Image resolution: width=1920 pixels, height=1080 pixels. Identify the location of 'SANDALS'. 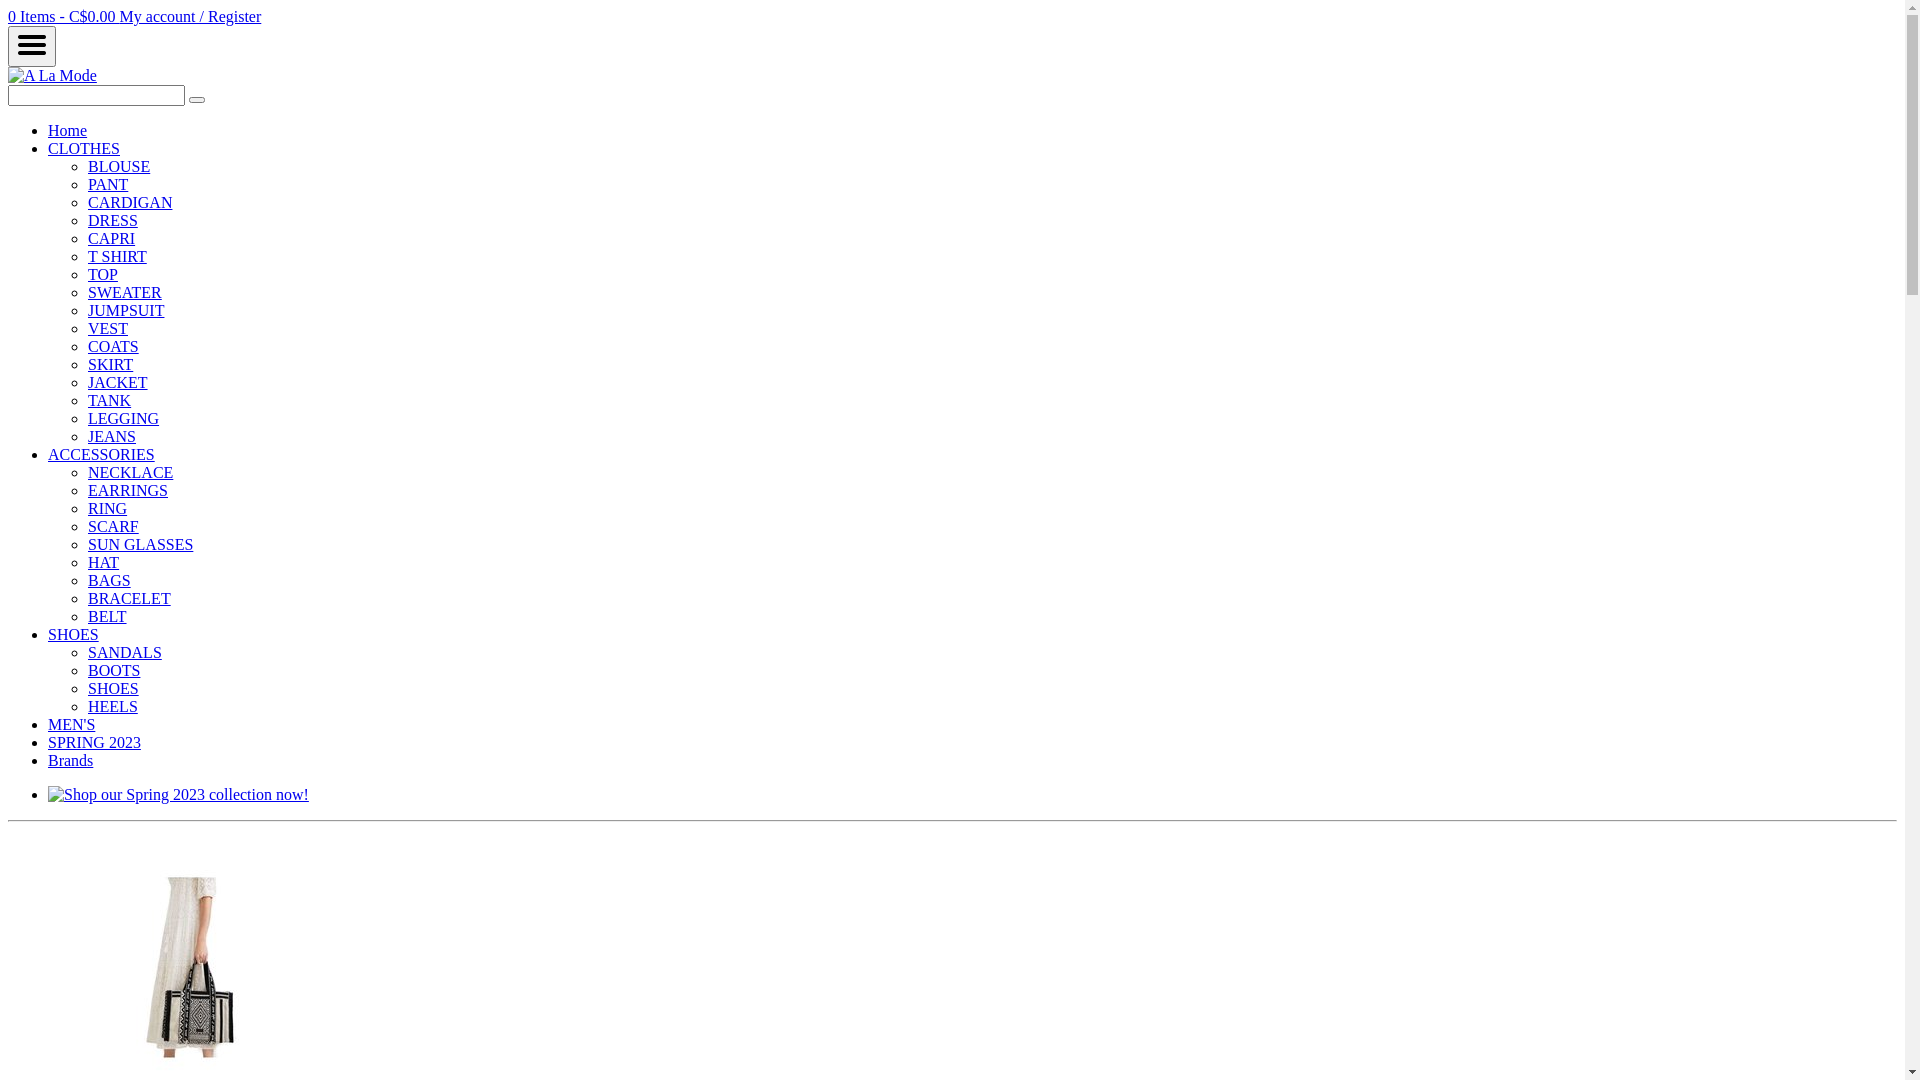
(123, 652).